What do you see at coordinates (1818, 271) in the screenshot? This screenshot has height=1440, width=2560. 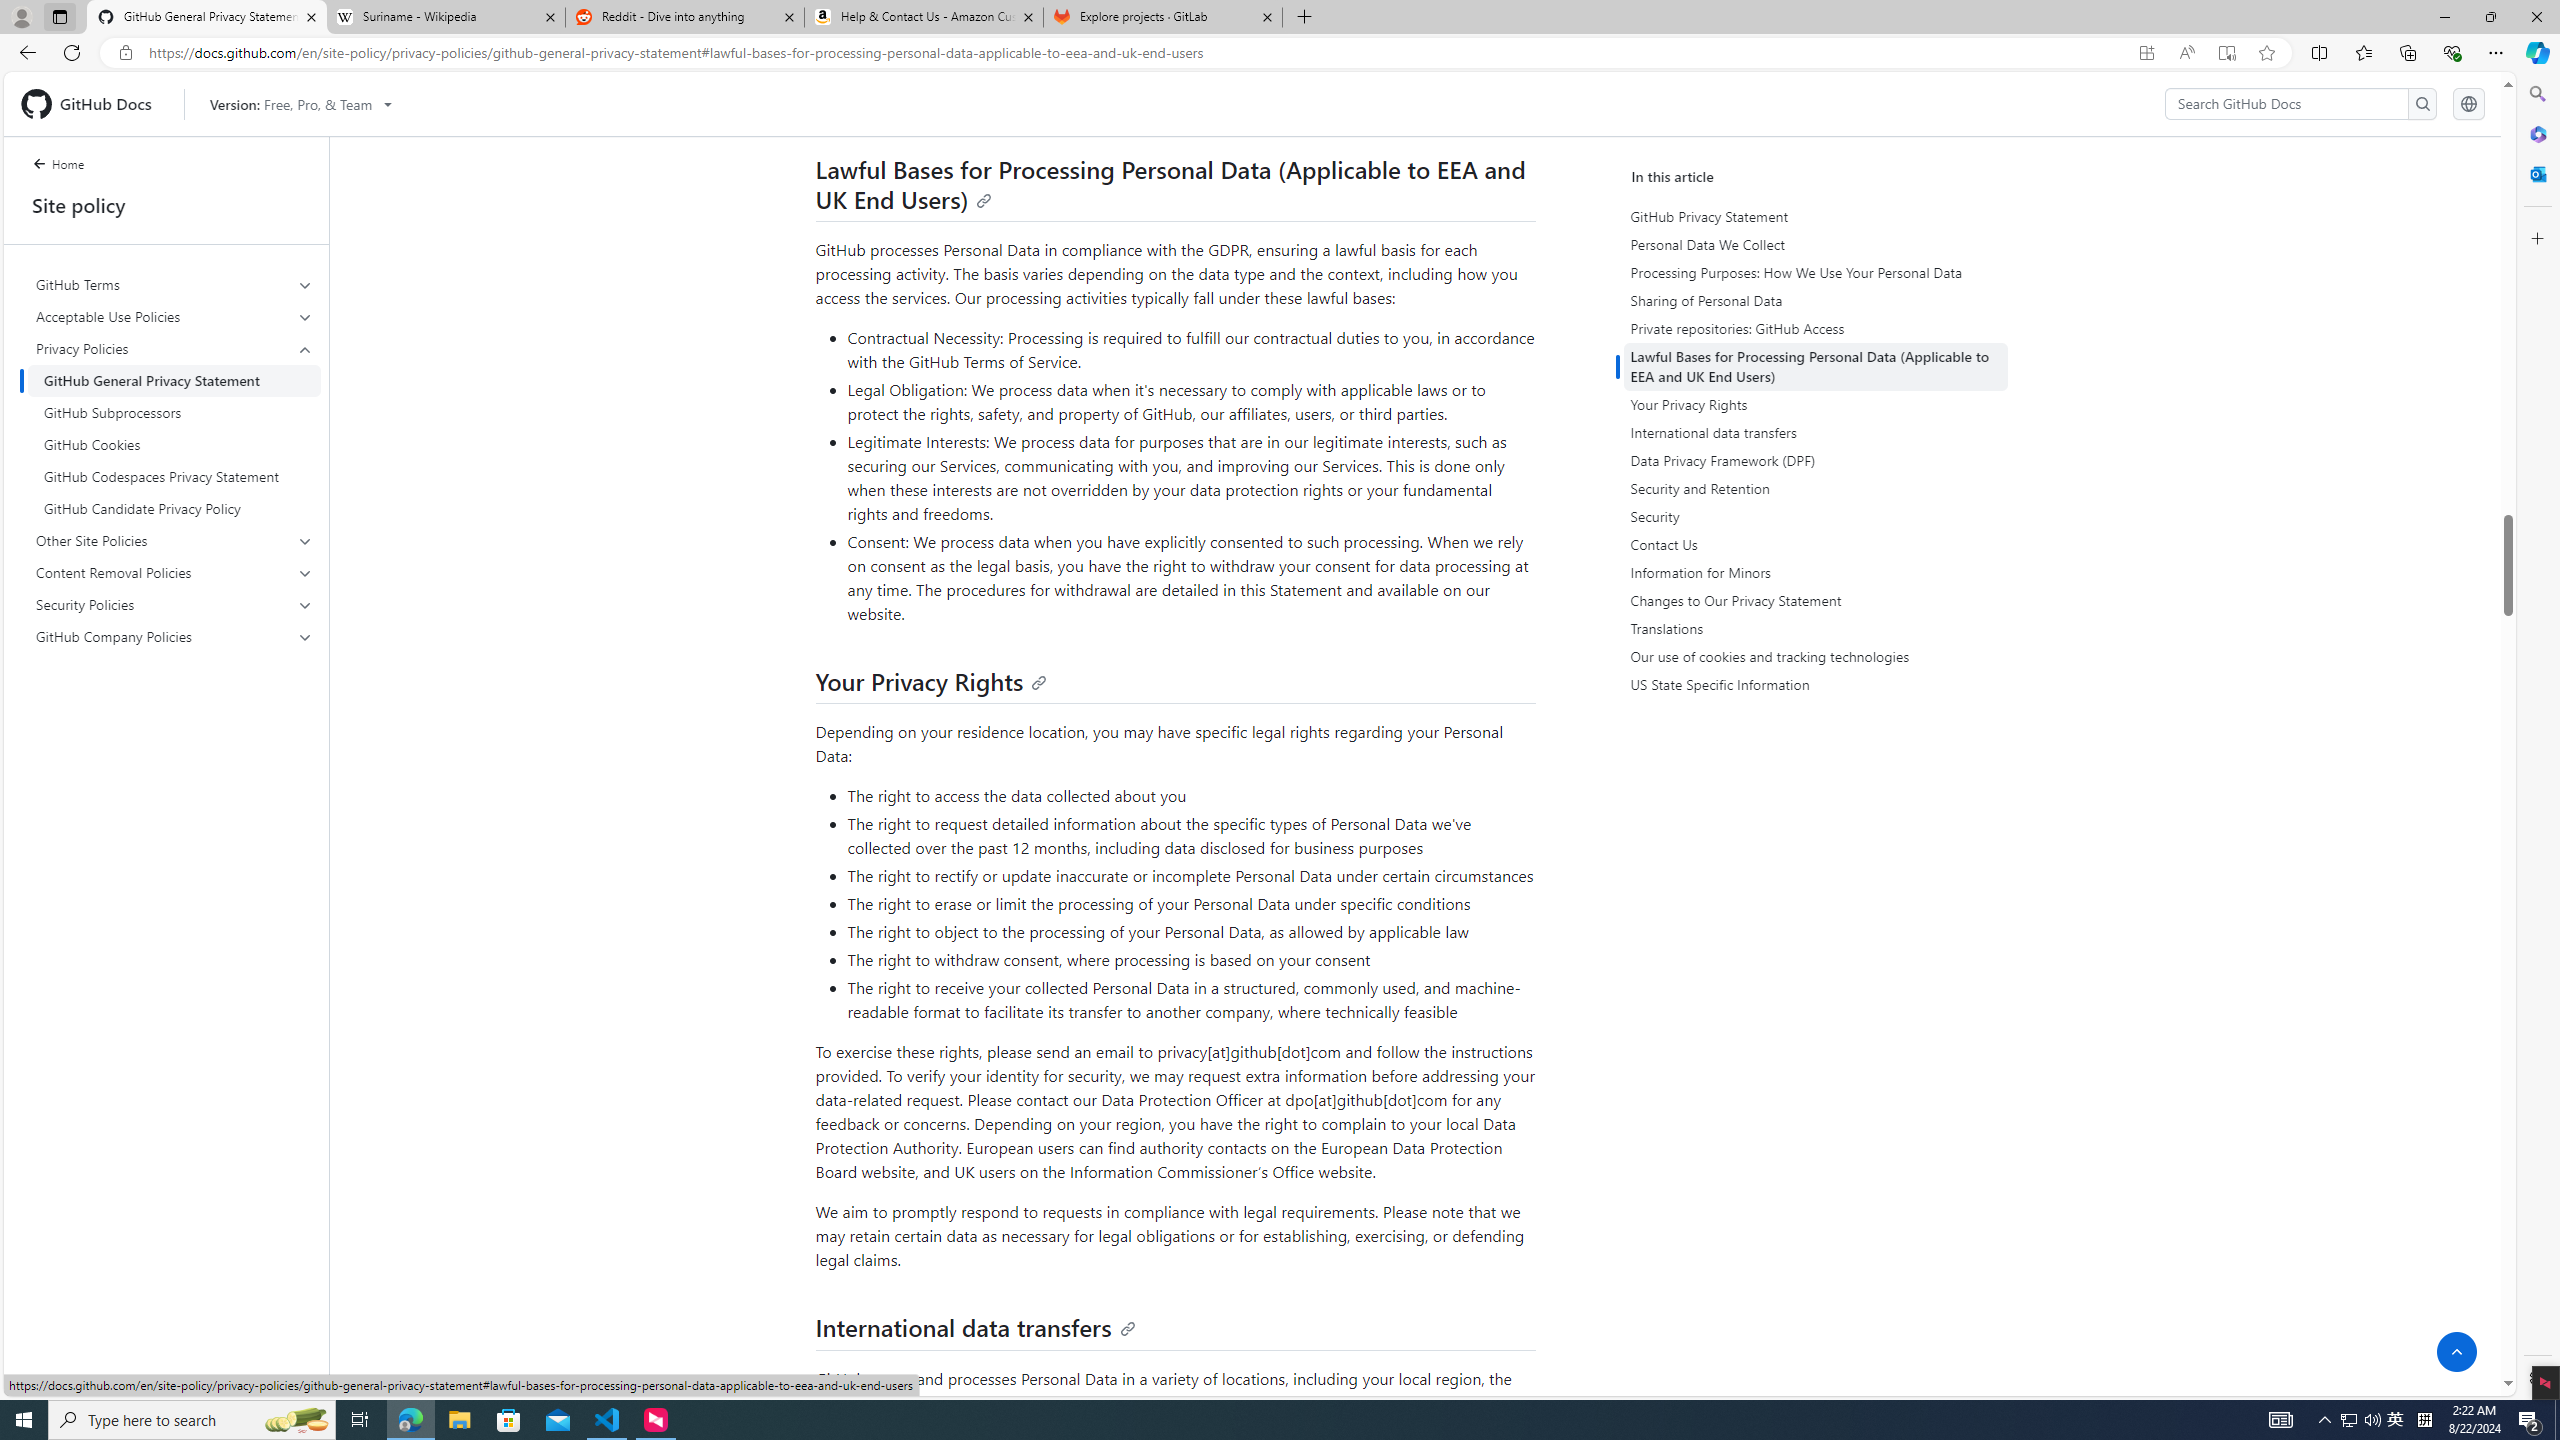 I see `'Processing Purposes: How We Use Your Personal Data'` at bounding box center [1818, 271].